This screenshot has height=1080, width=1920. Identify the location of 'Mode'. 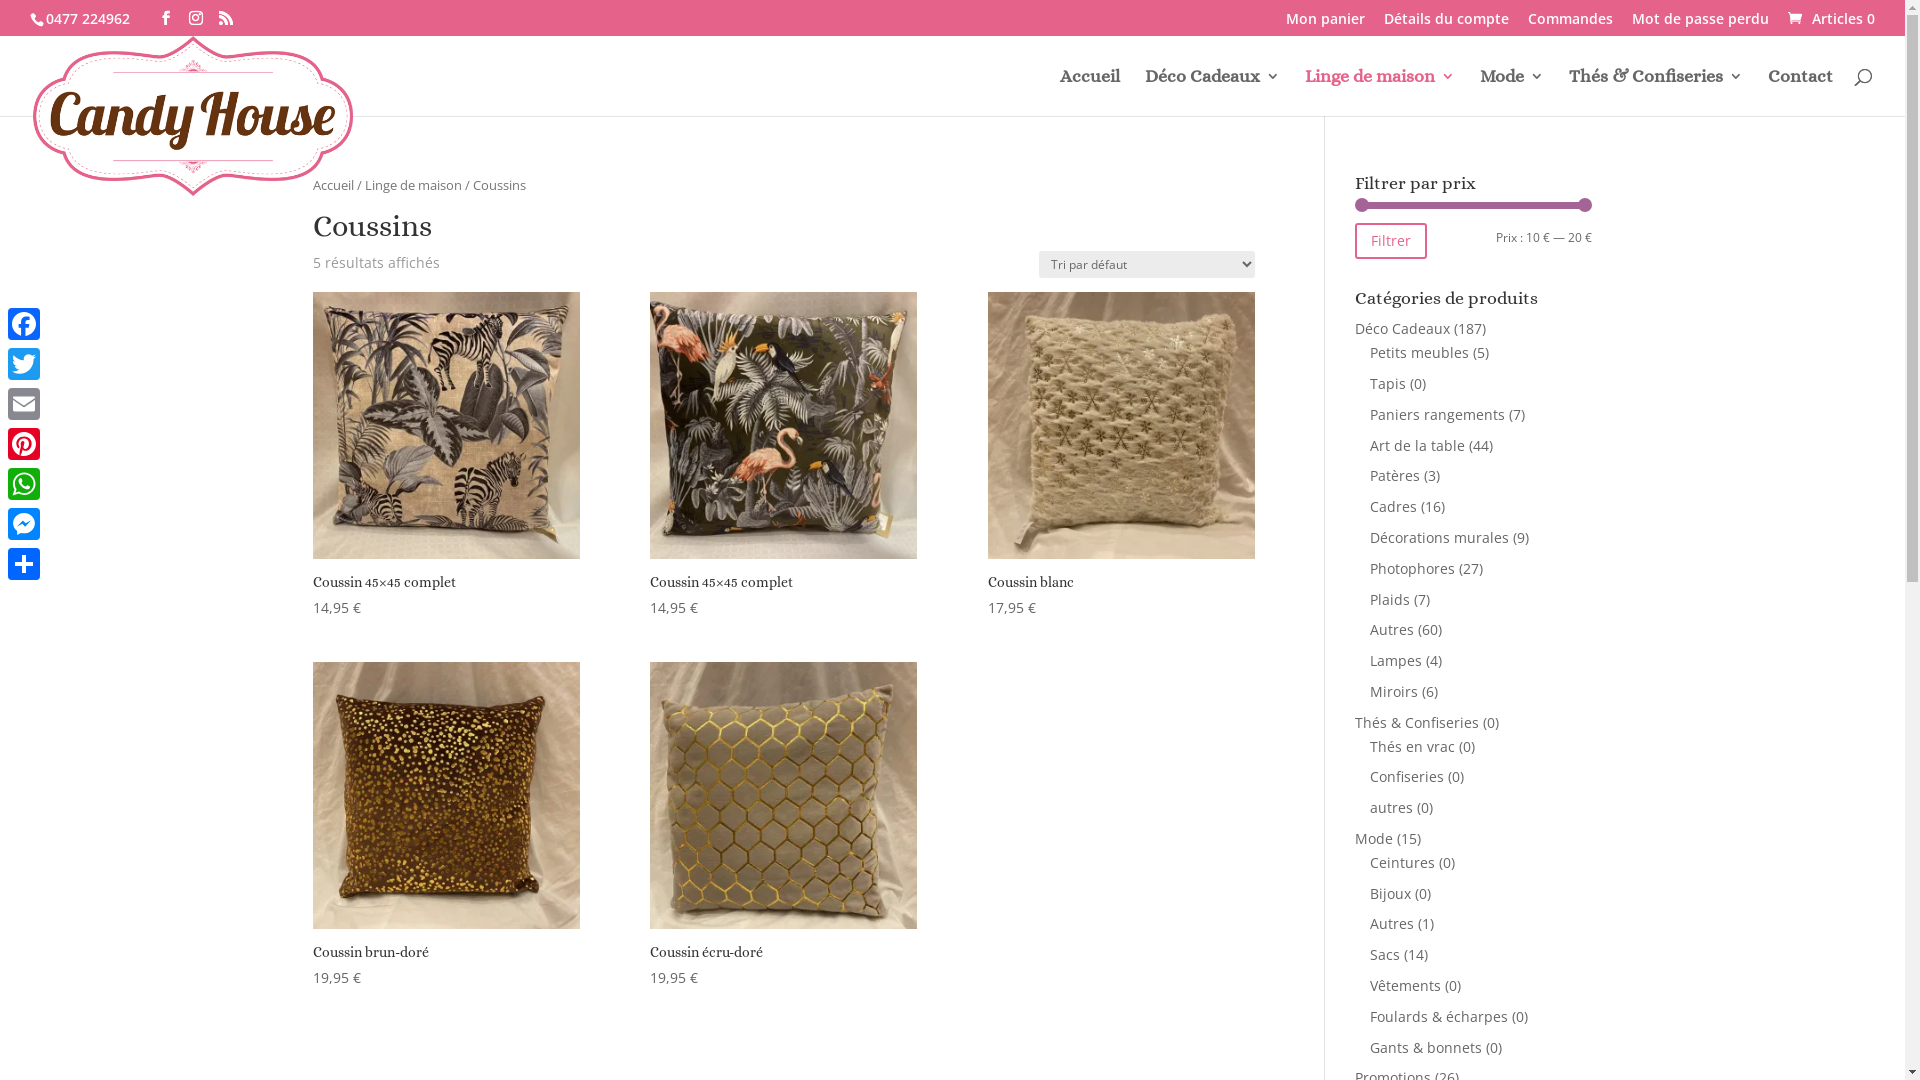
(1512, 92).